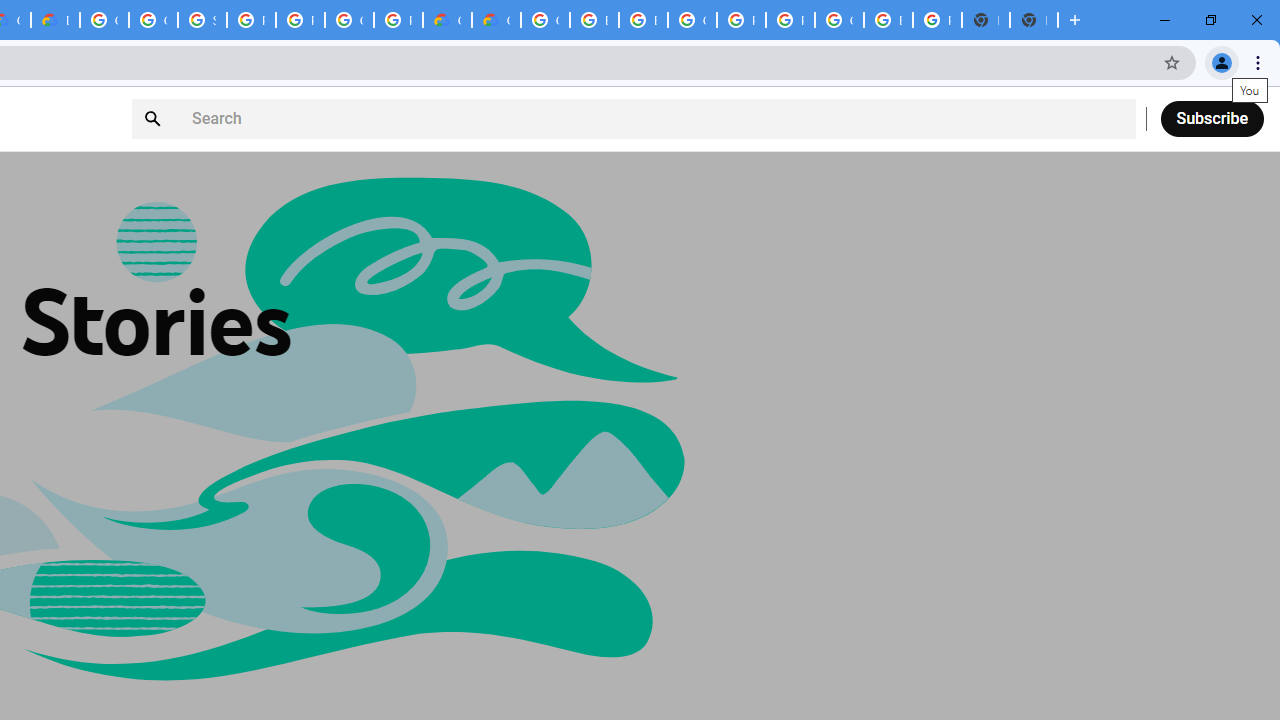 The width and height of the screenshot is (1280, 720). I want to click on 'Browse Chrome as a guest - Computer - Google Chrome Help', so click(593, 20).